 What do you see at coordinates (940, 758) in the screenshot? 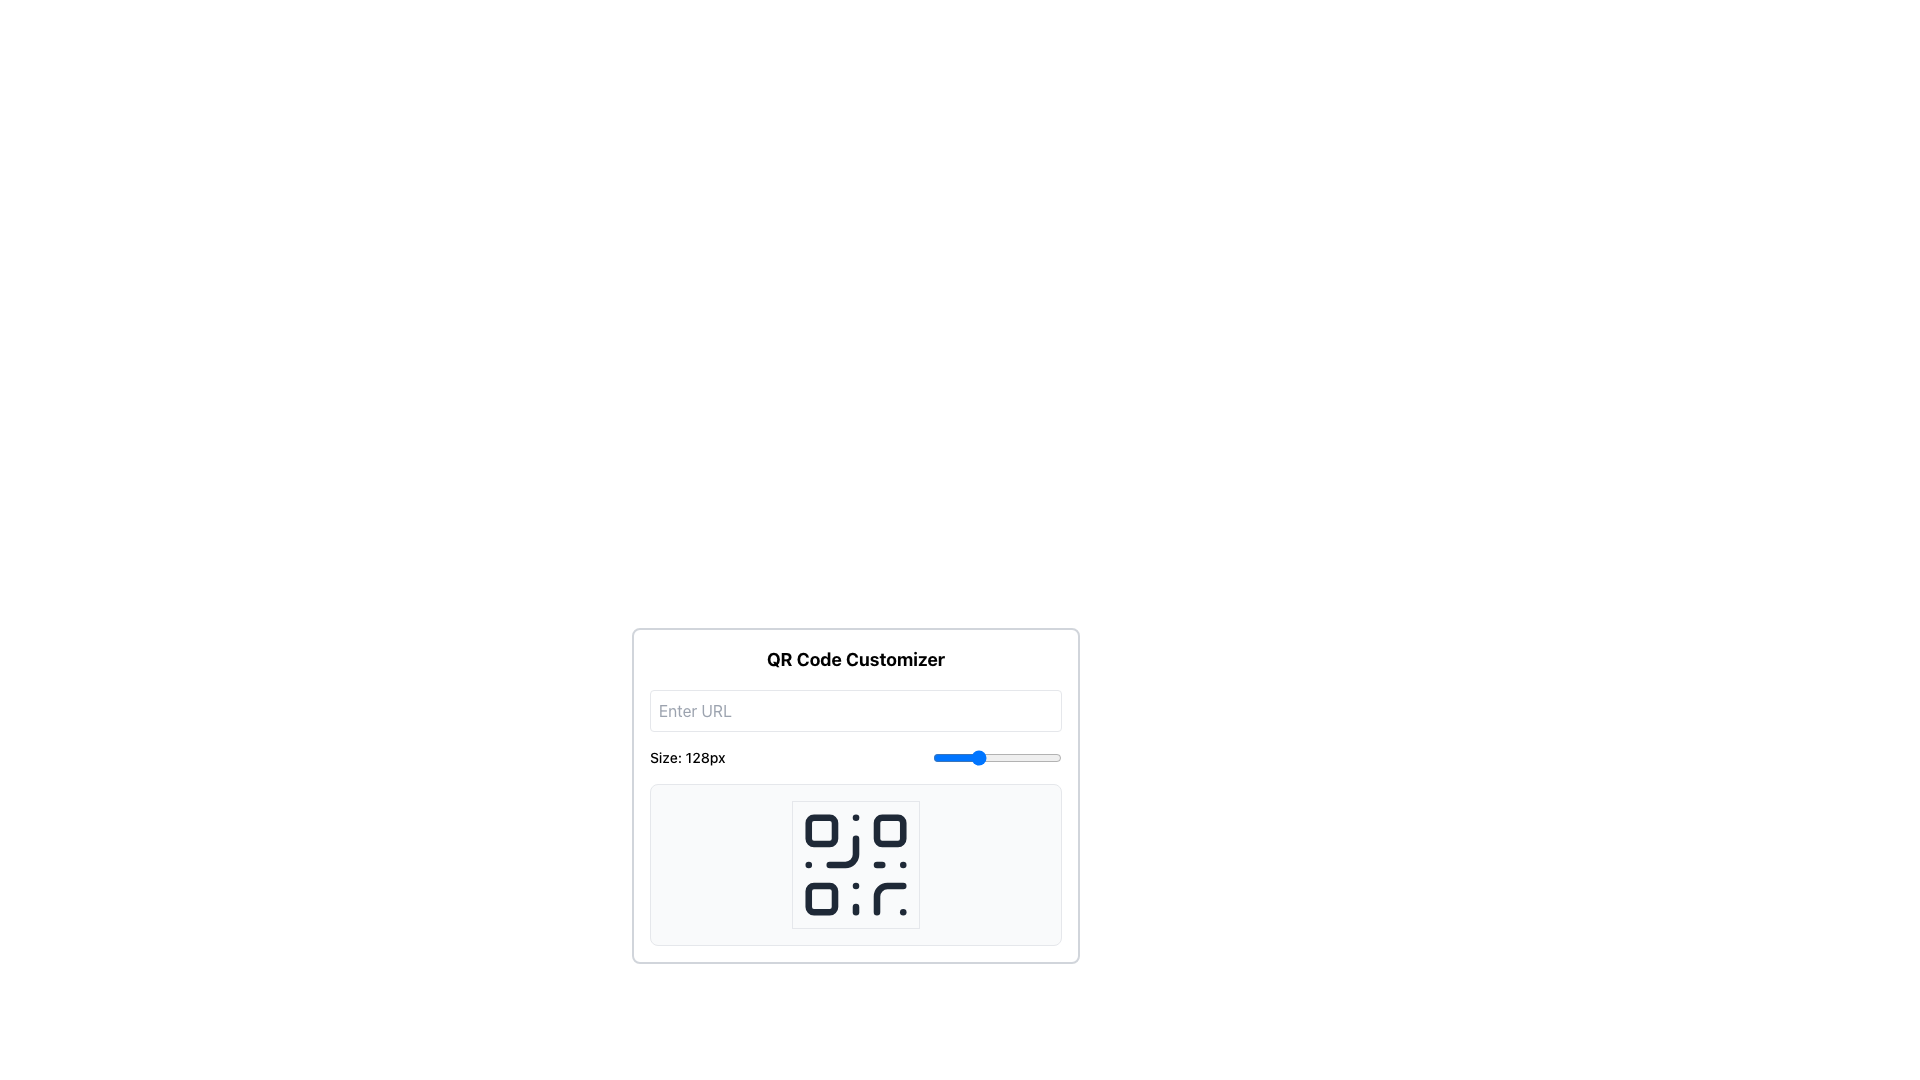
I see `the size` at bounding box center [940, 758].